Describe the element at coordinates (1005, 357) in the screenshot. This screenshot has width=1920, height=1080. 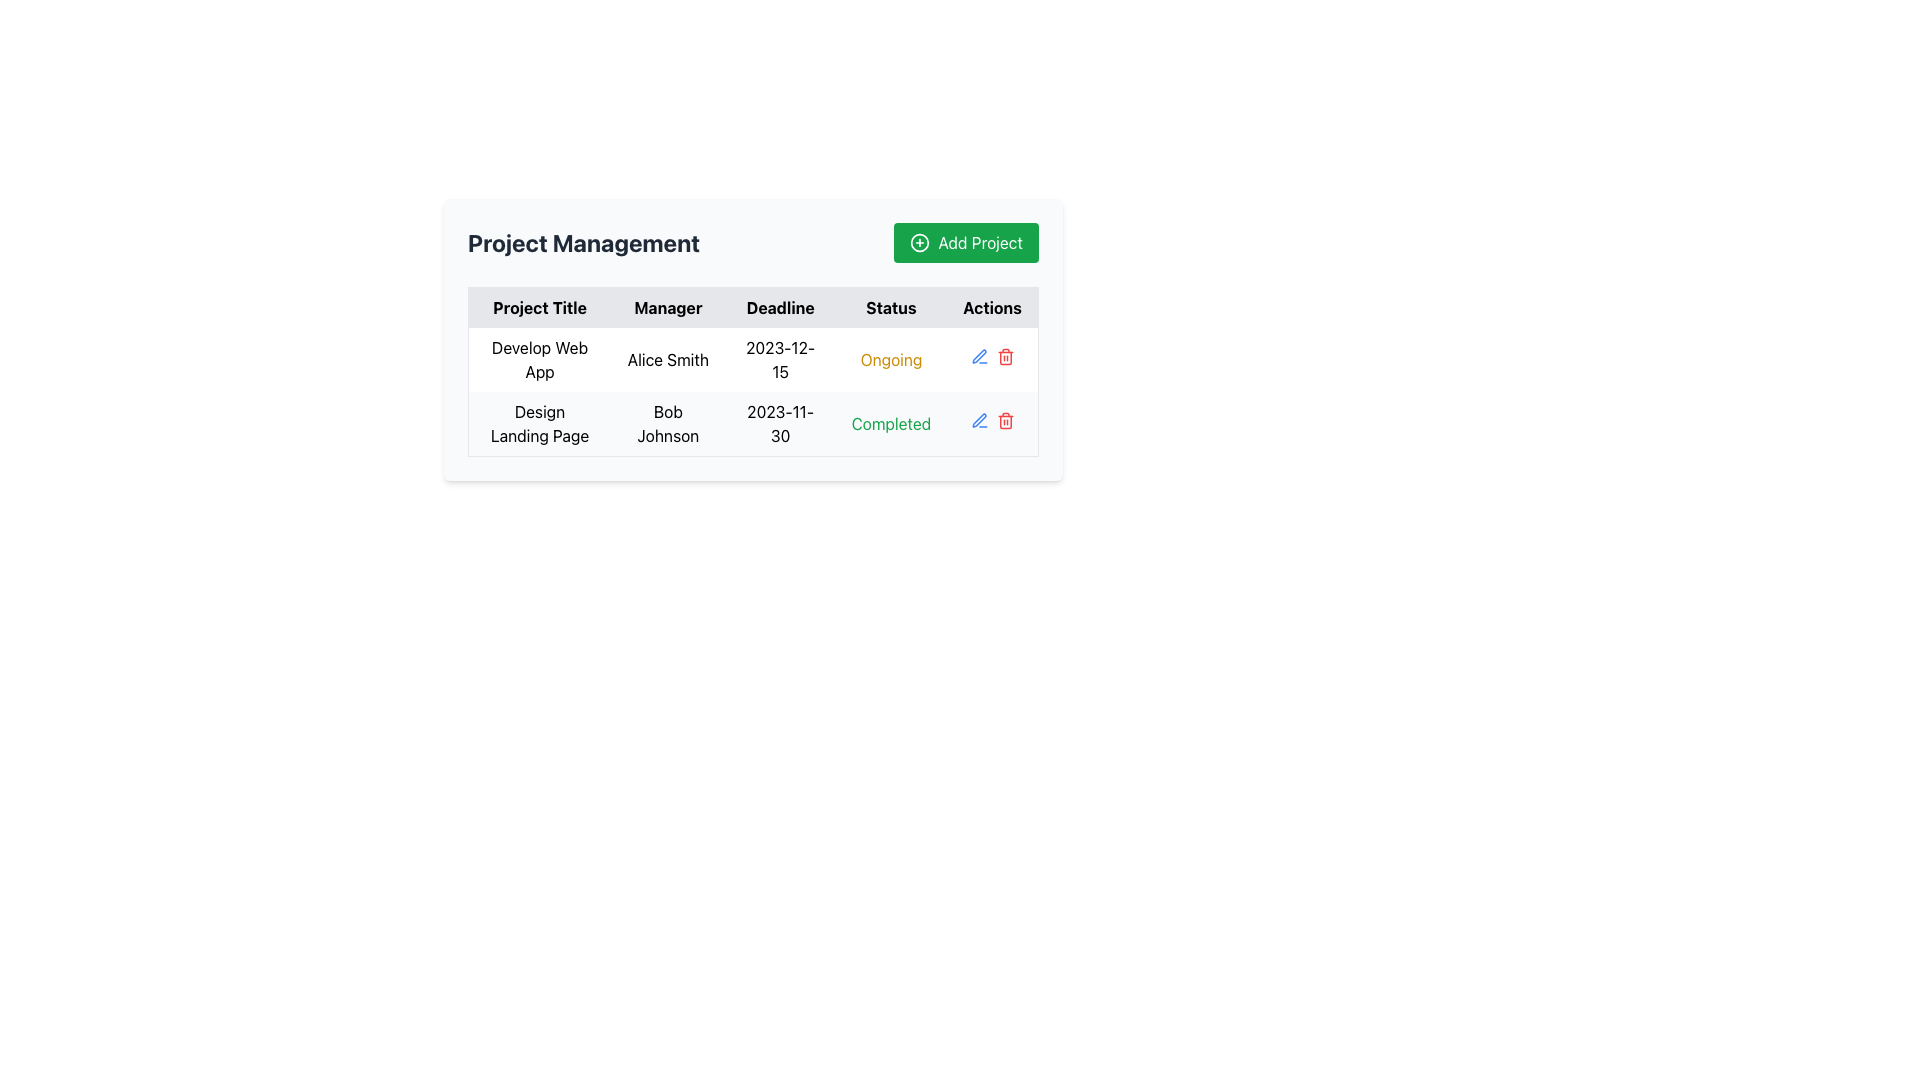
I see `the trash icon button in the 'Actions' column of the second row of the table` at that location.